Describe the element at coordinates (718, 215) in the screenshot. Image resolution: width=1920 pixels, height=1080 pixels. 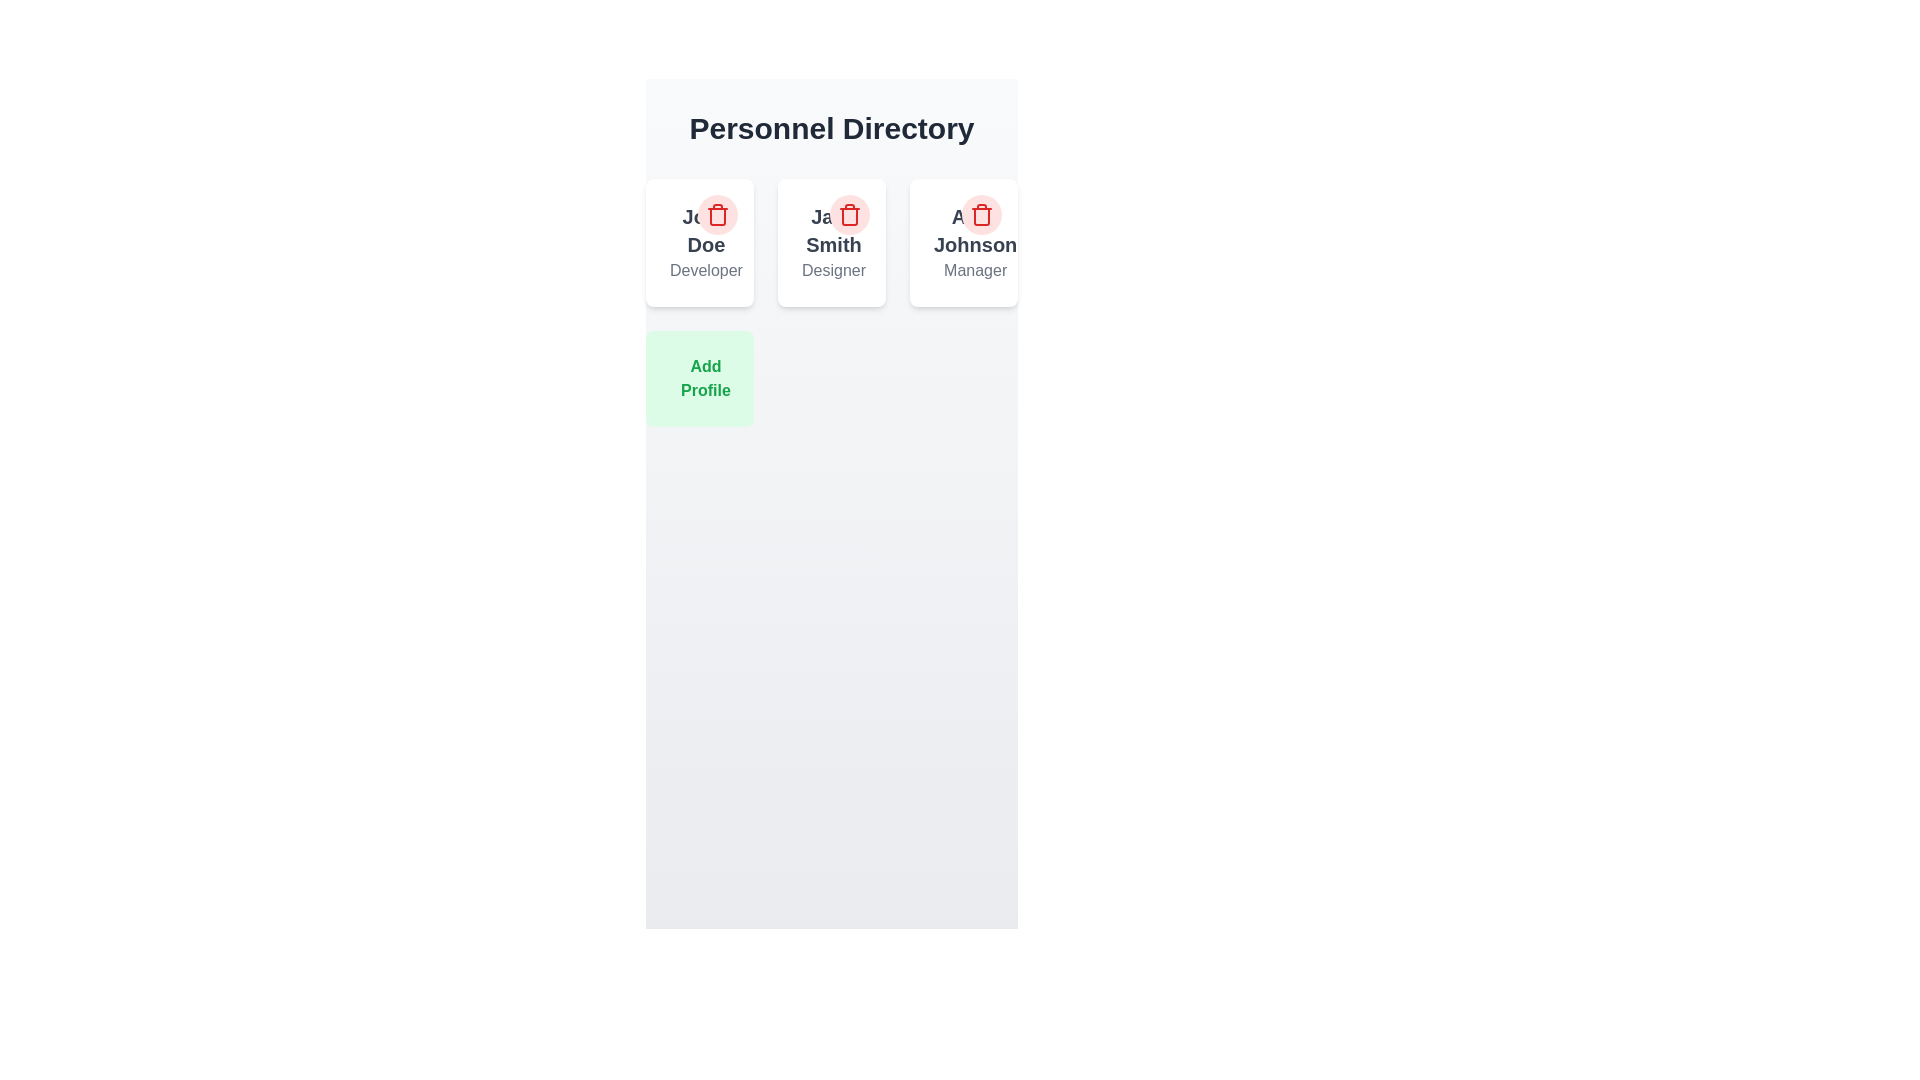
I see `the circular red trash can button in the top-right corner of John Doe's personnel card to initiate the delete action` at that location.